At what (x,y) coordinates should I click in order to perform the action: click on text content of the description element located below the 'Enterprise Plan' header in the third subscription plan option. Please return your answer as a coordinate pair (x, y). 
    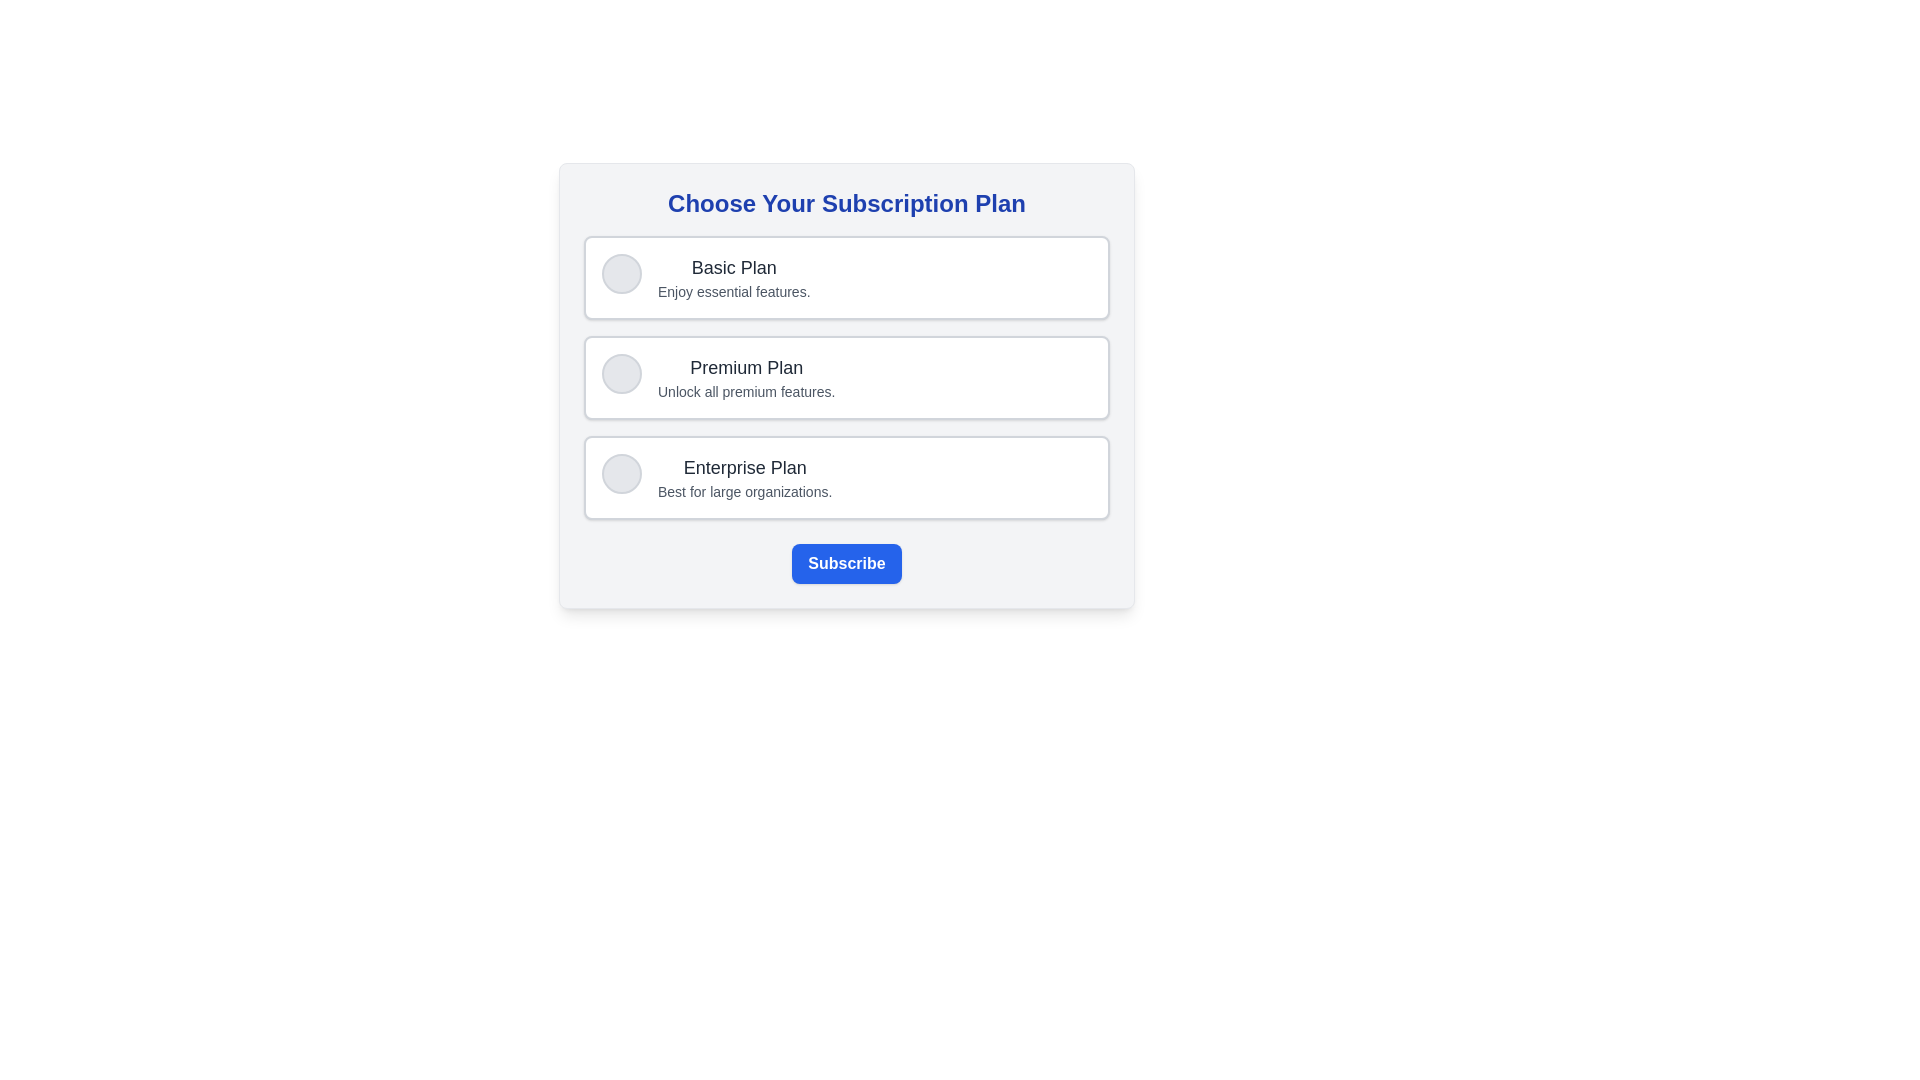
    Looking at the image, I should click on (744, 492).